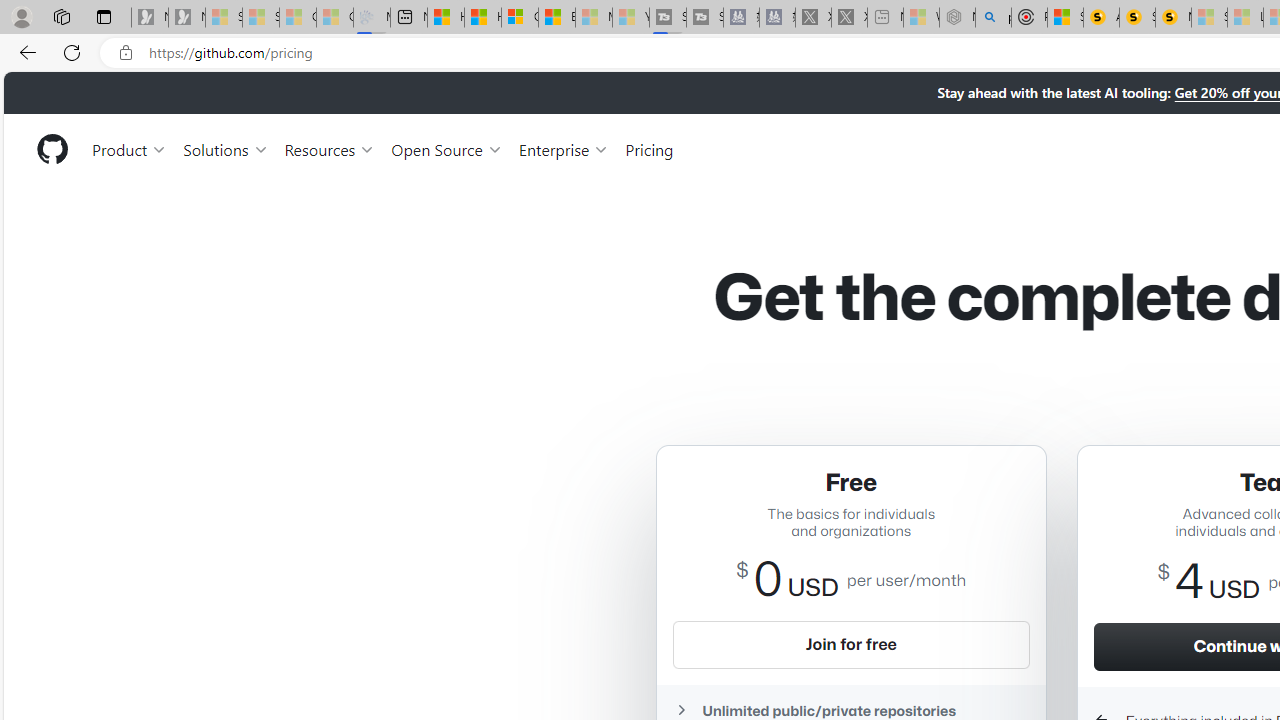  What do you see at coordinates (225, 148) in the screenshot?
I see `'Solutions'` at bounding box center [225, 148].